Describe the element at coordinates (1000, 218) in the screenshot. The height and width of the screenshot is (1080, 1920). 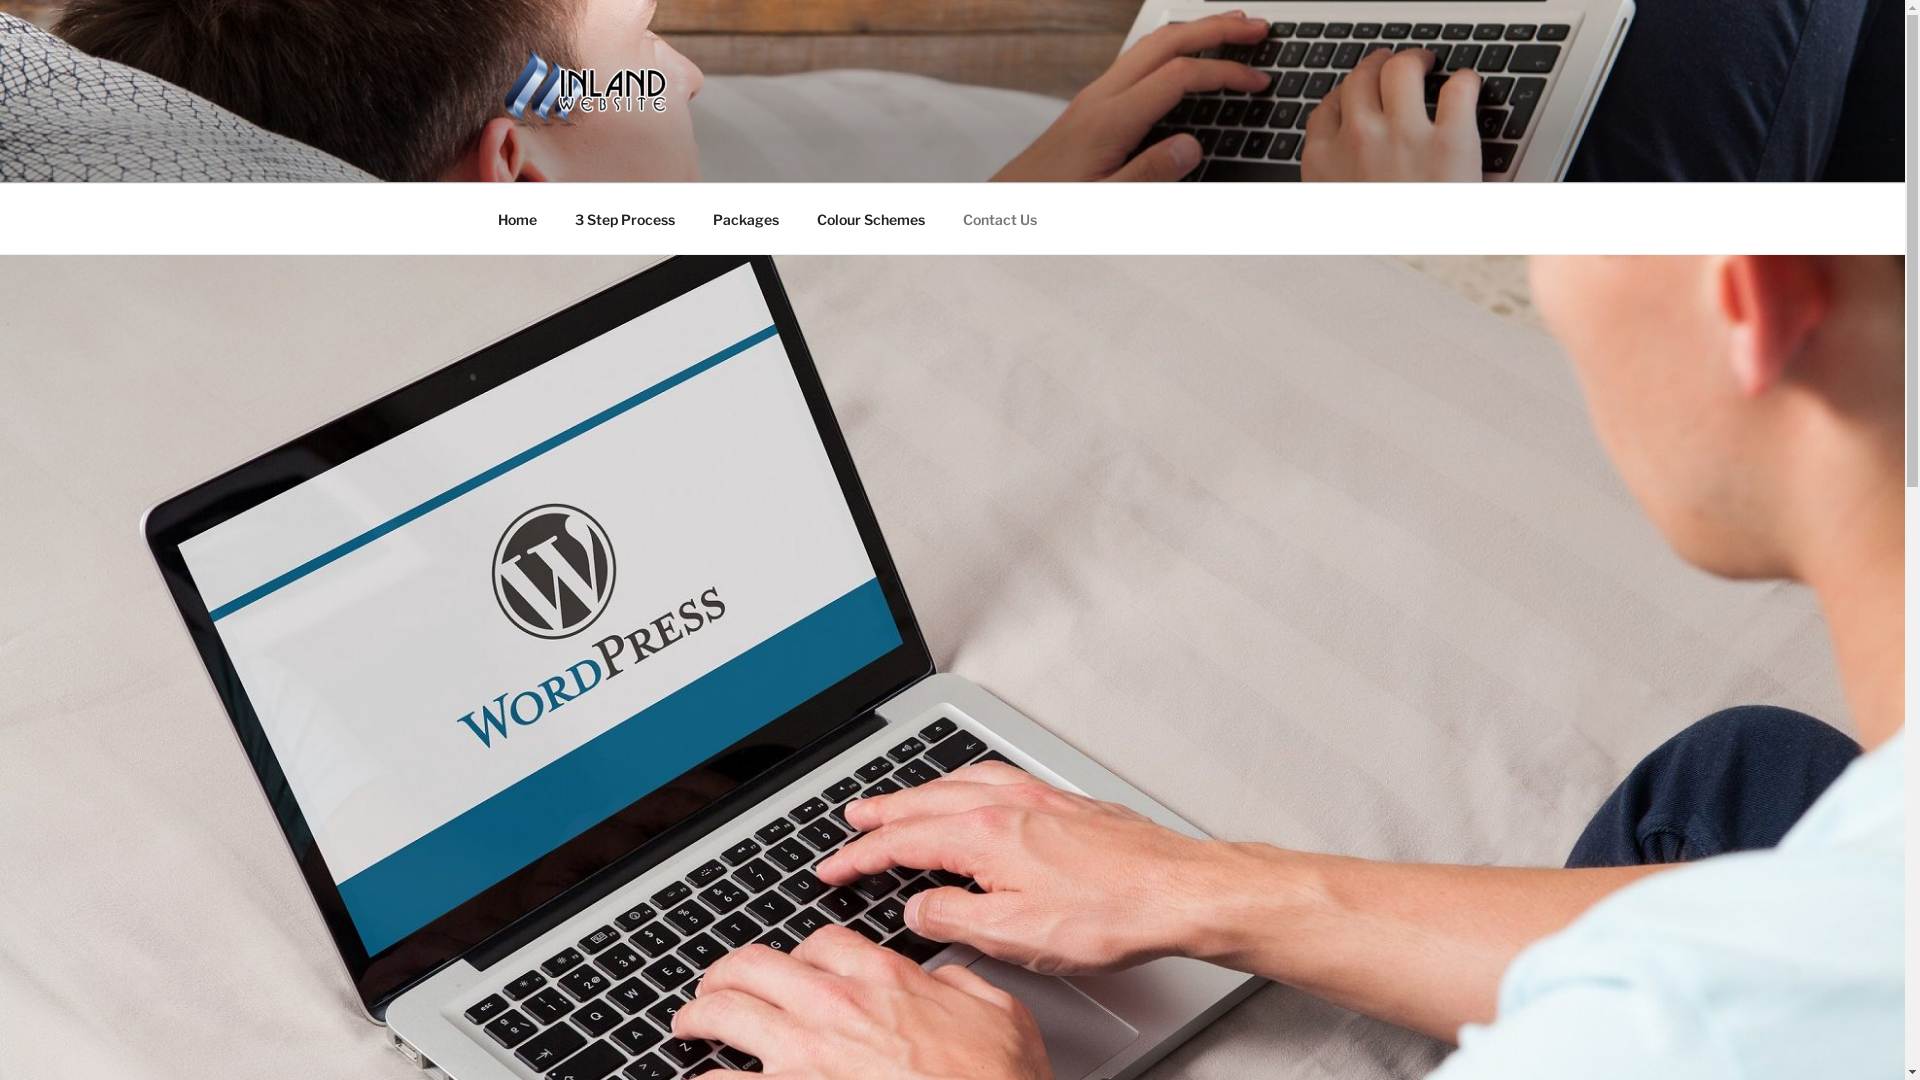
I see `'Contact Us'` at that location.